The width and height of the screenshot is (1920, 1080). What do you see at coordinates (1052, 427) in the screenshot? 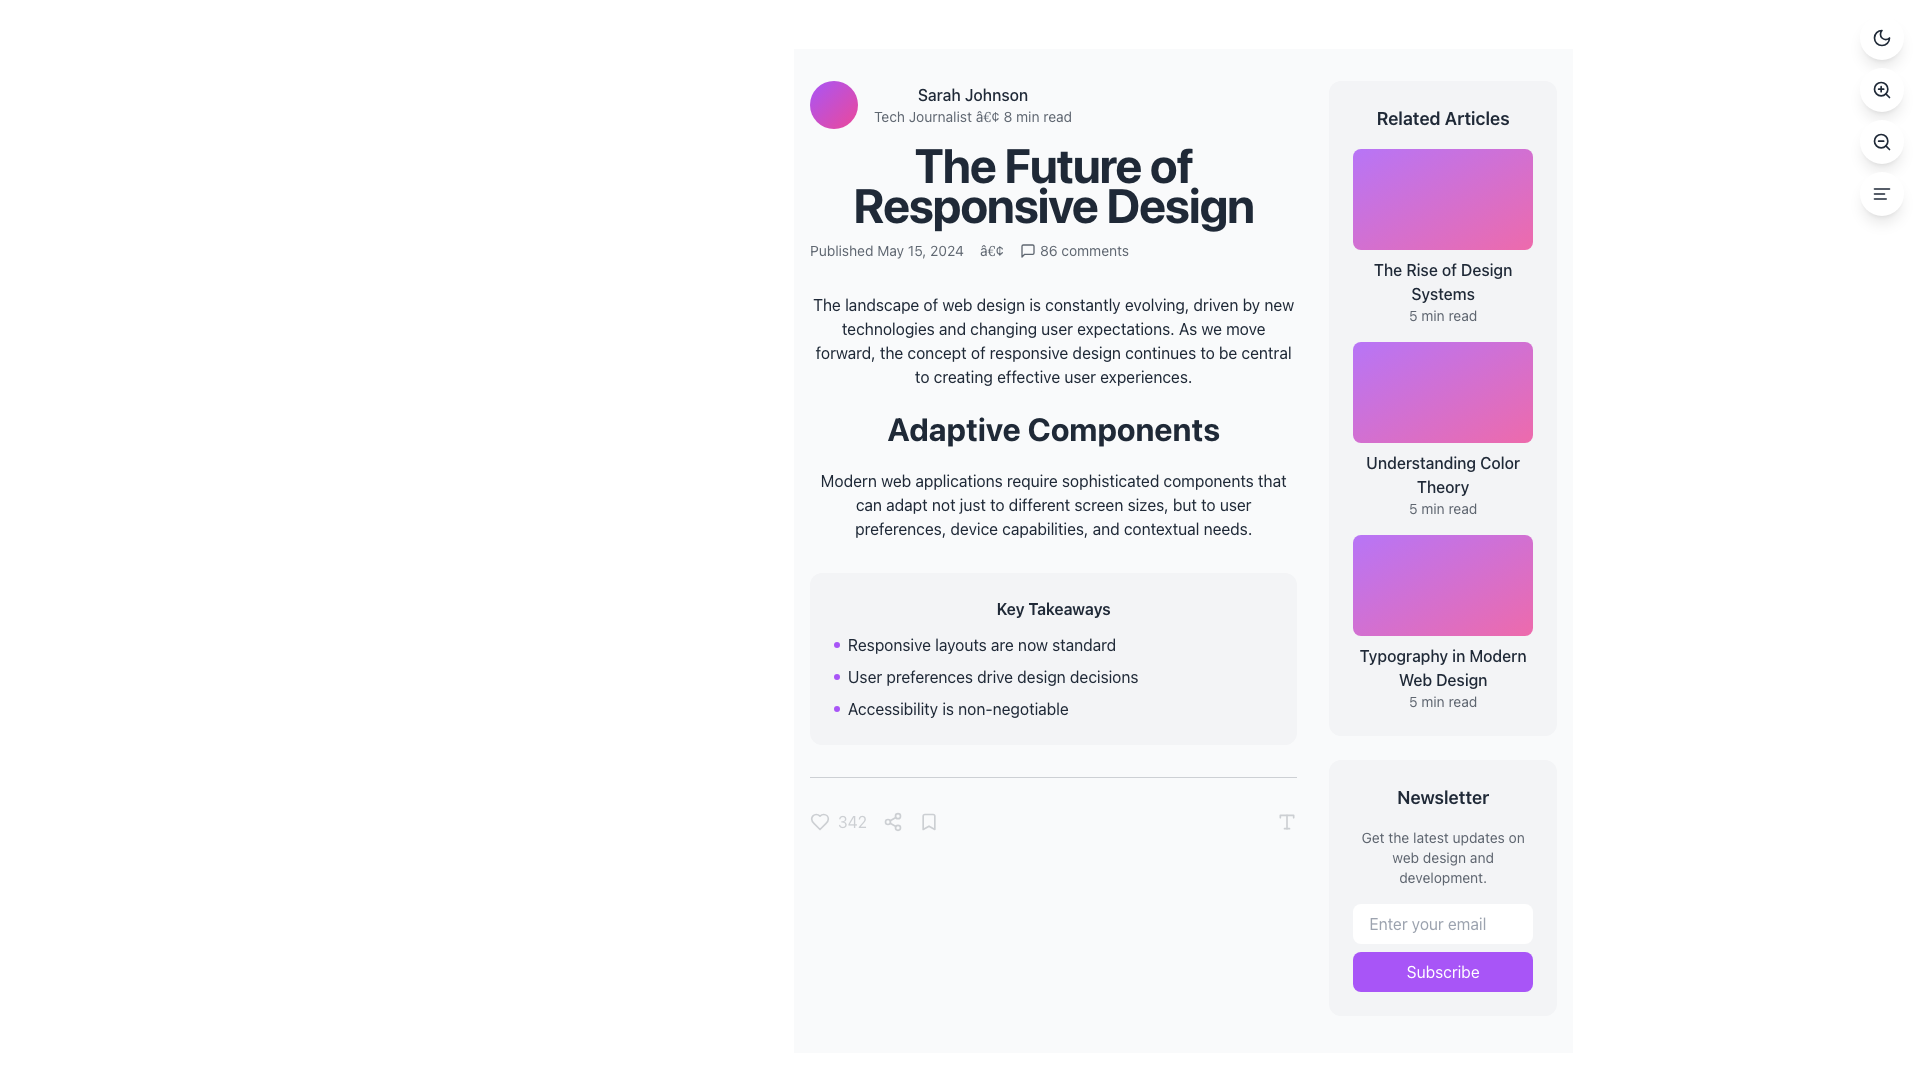
I see `header text element labeled 'Adaptive Components' to understand the section's topic, which is prominently displayed in bold and large font` at bounding box center [1052, 427].